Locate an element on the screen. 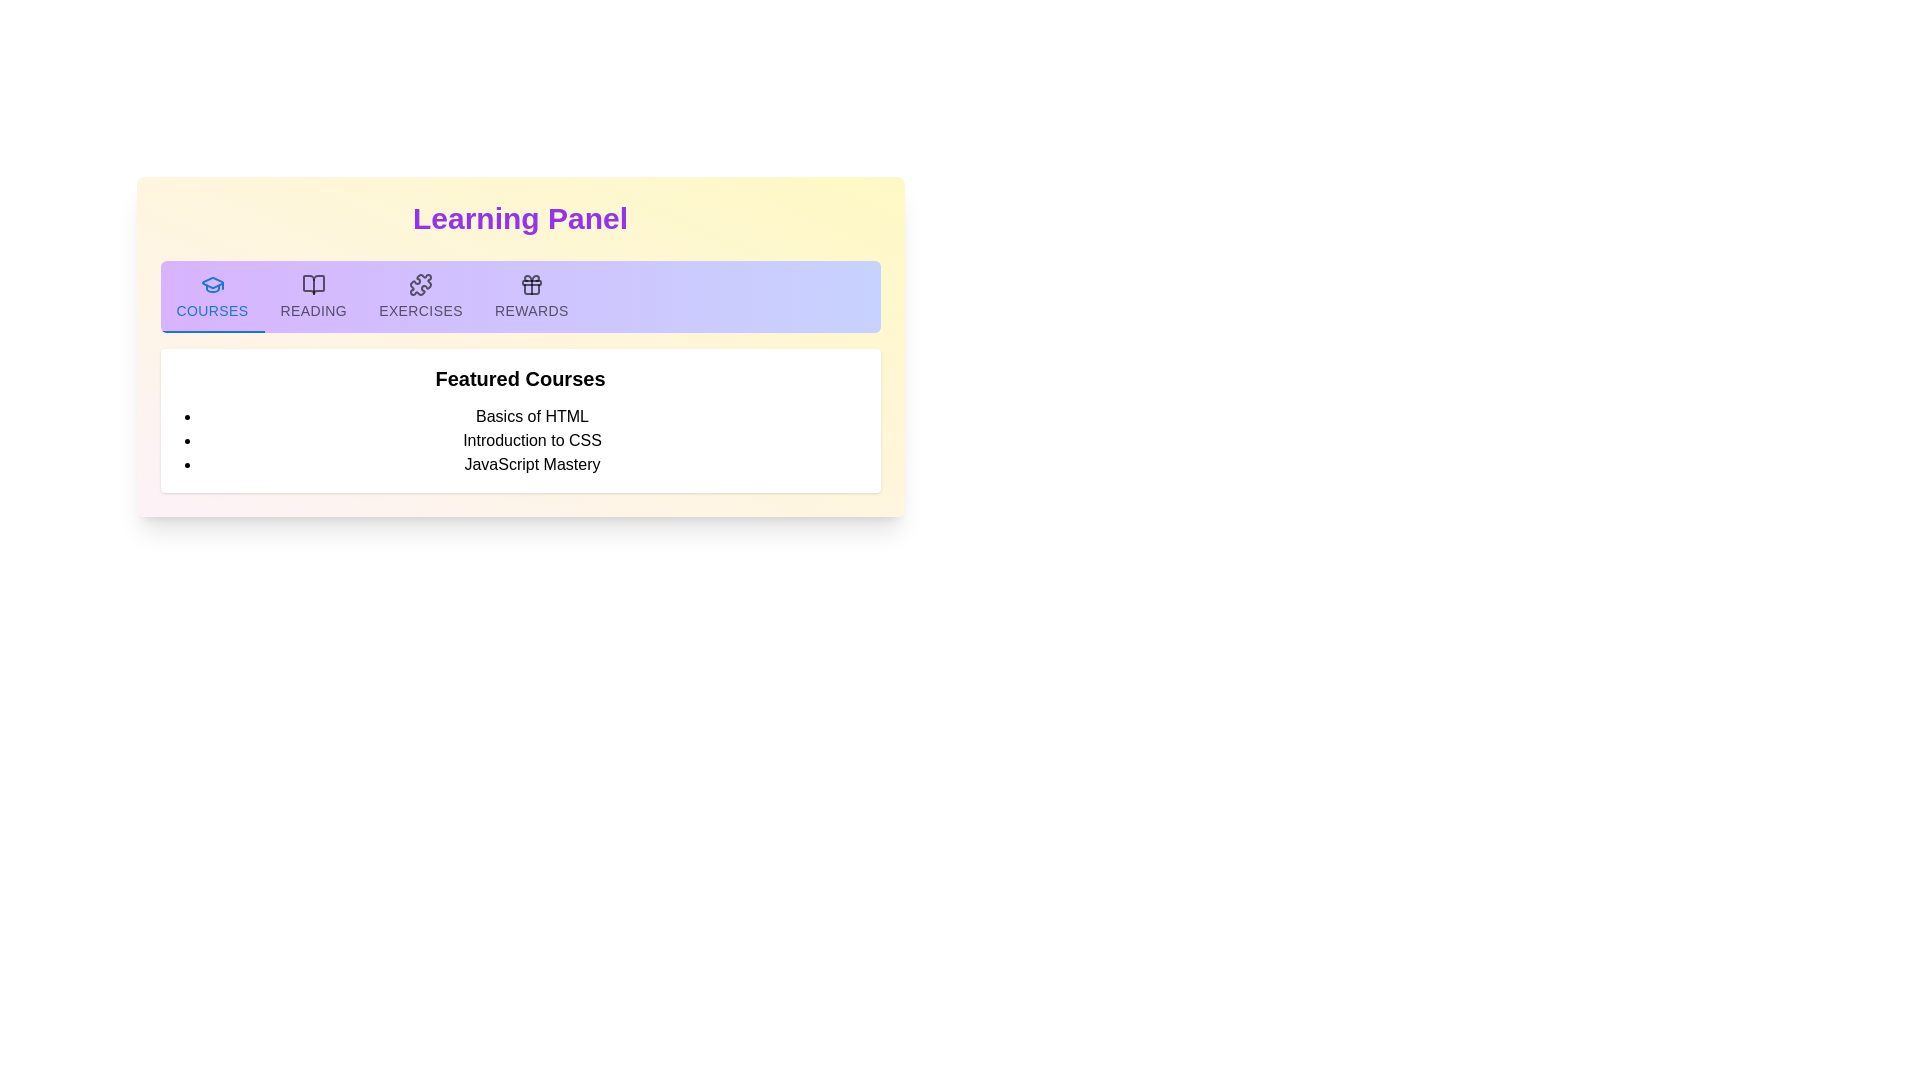 The image size is (1920, 1080). text header labeled 'Featured Courses', which is styled in bold and larger font, positioned below the navigation bar and above the list of courses is located at coordinates (520, 378).